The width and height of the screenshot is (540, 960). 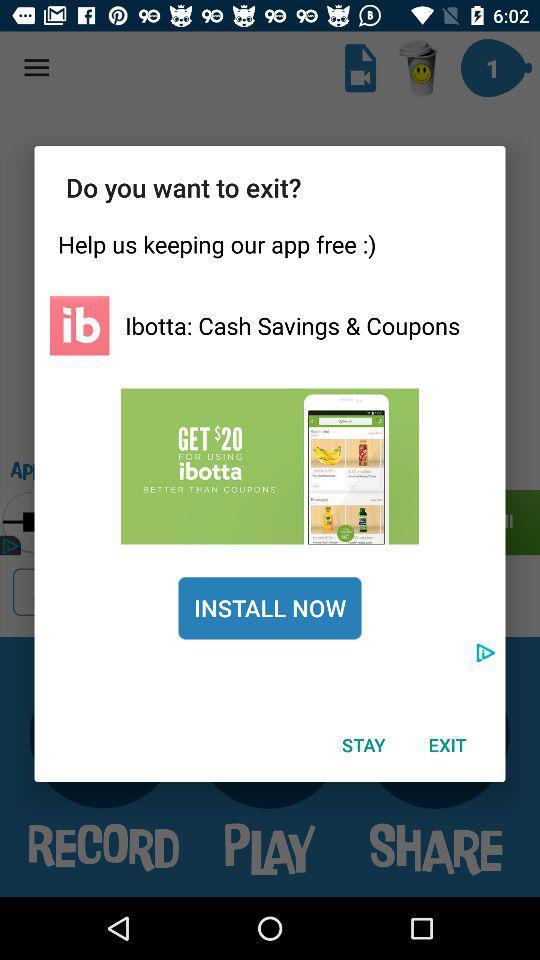 I want to click on check discount code, so click(x=270, y=466).